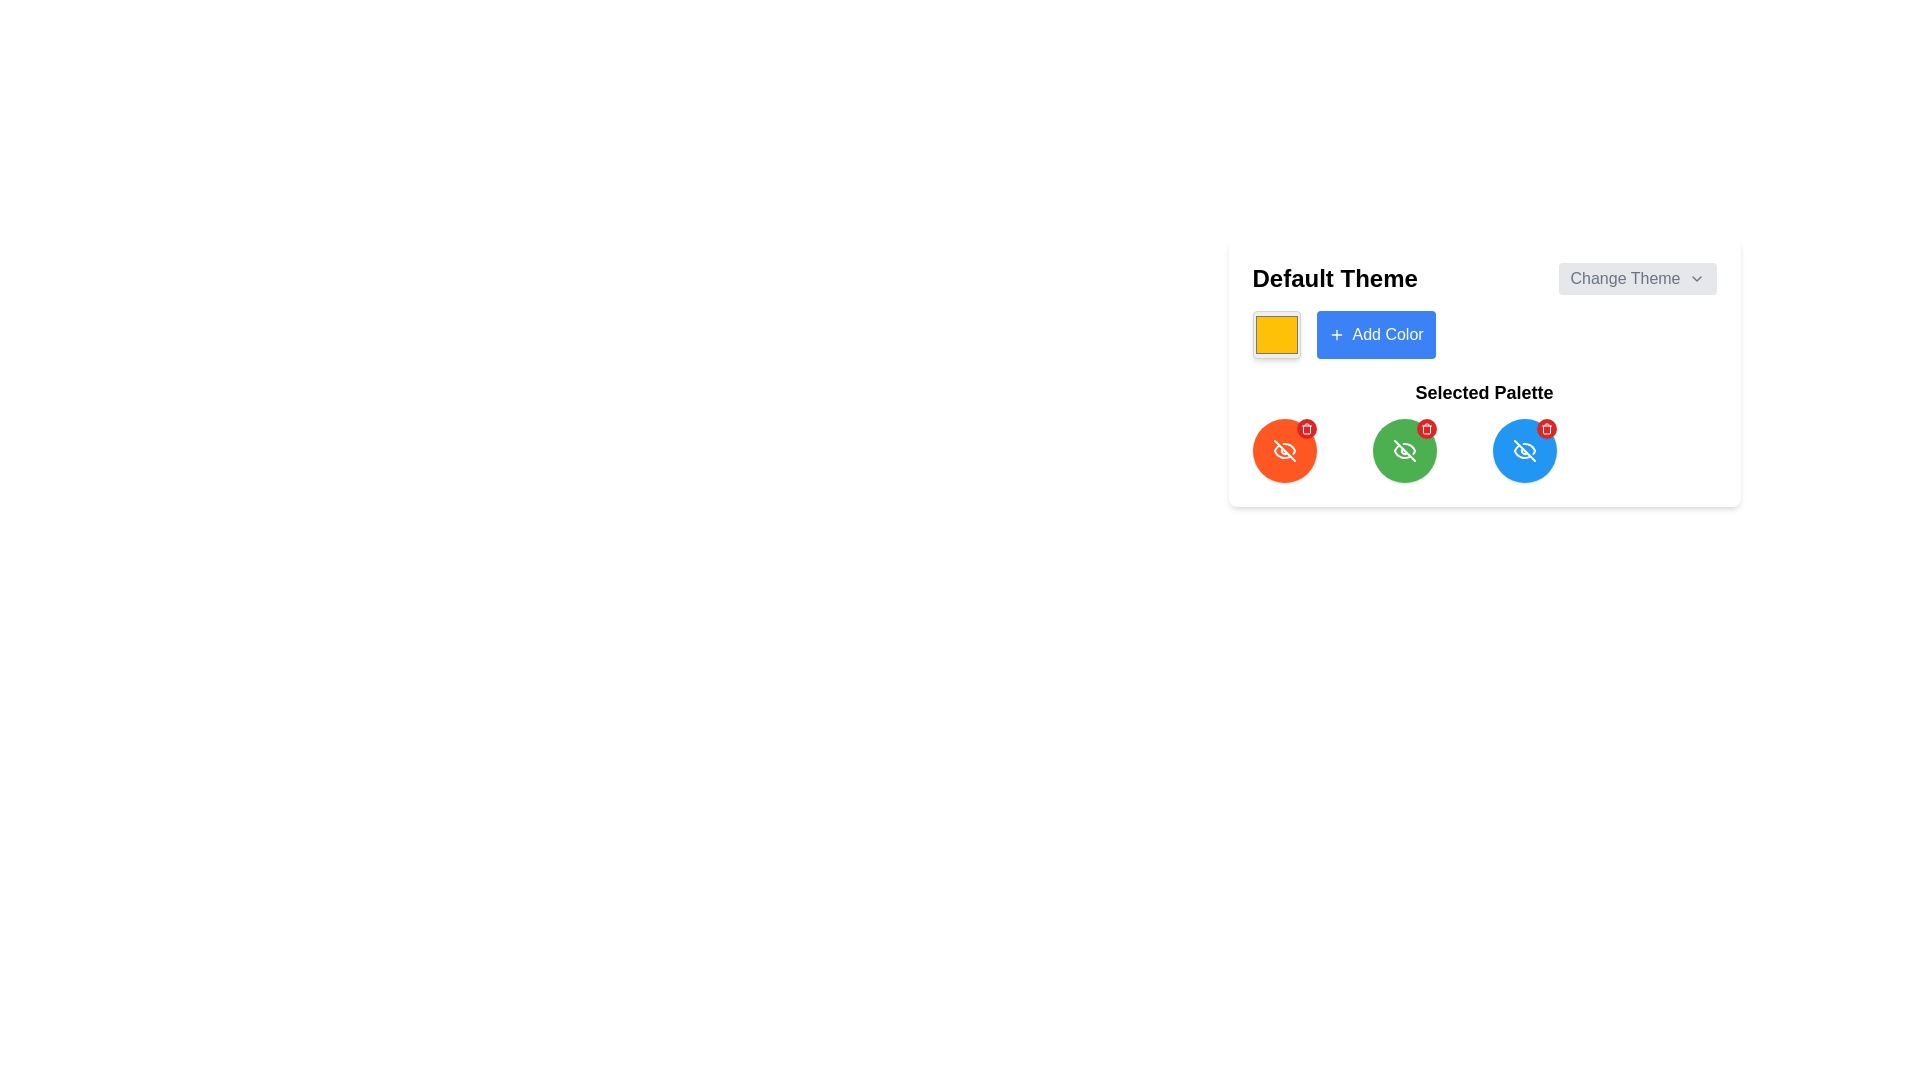 The width and height of the screenshot is (1920, 1080). Describe the element at coordinates (1425, 427) in the screenshot. I see `the delete button located at the top-right of the green circular button in the 'Selected Palette' section` at that location.